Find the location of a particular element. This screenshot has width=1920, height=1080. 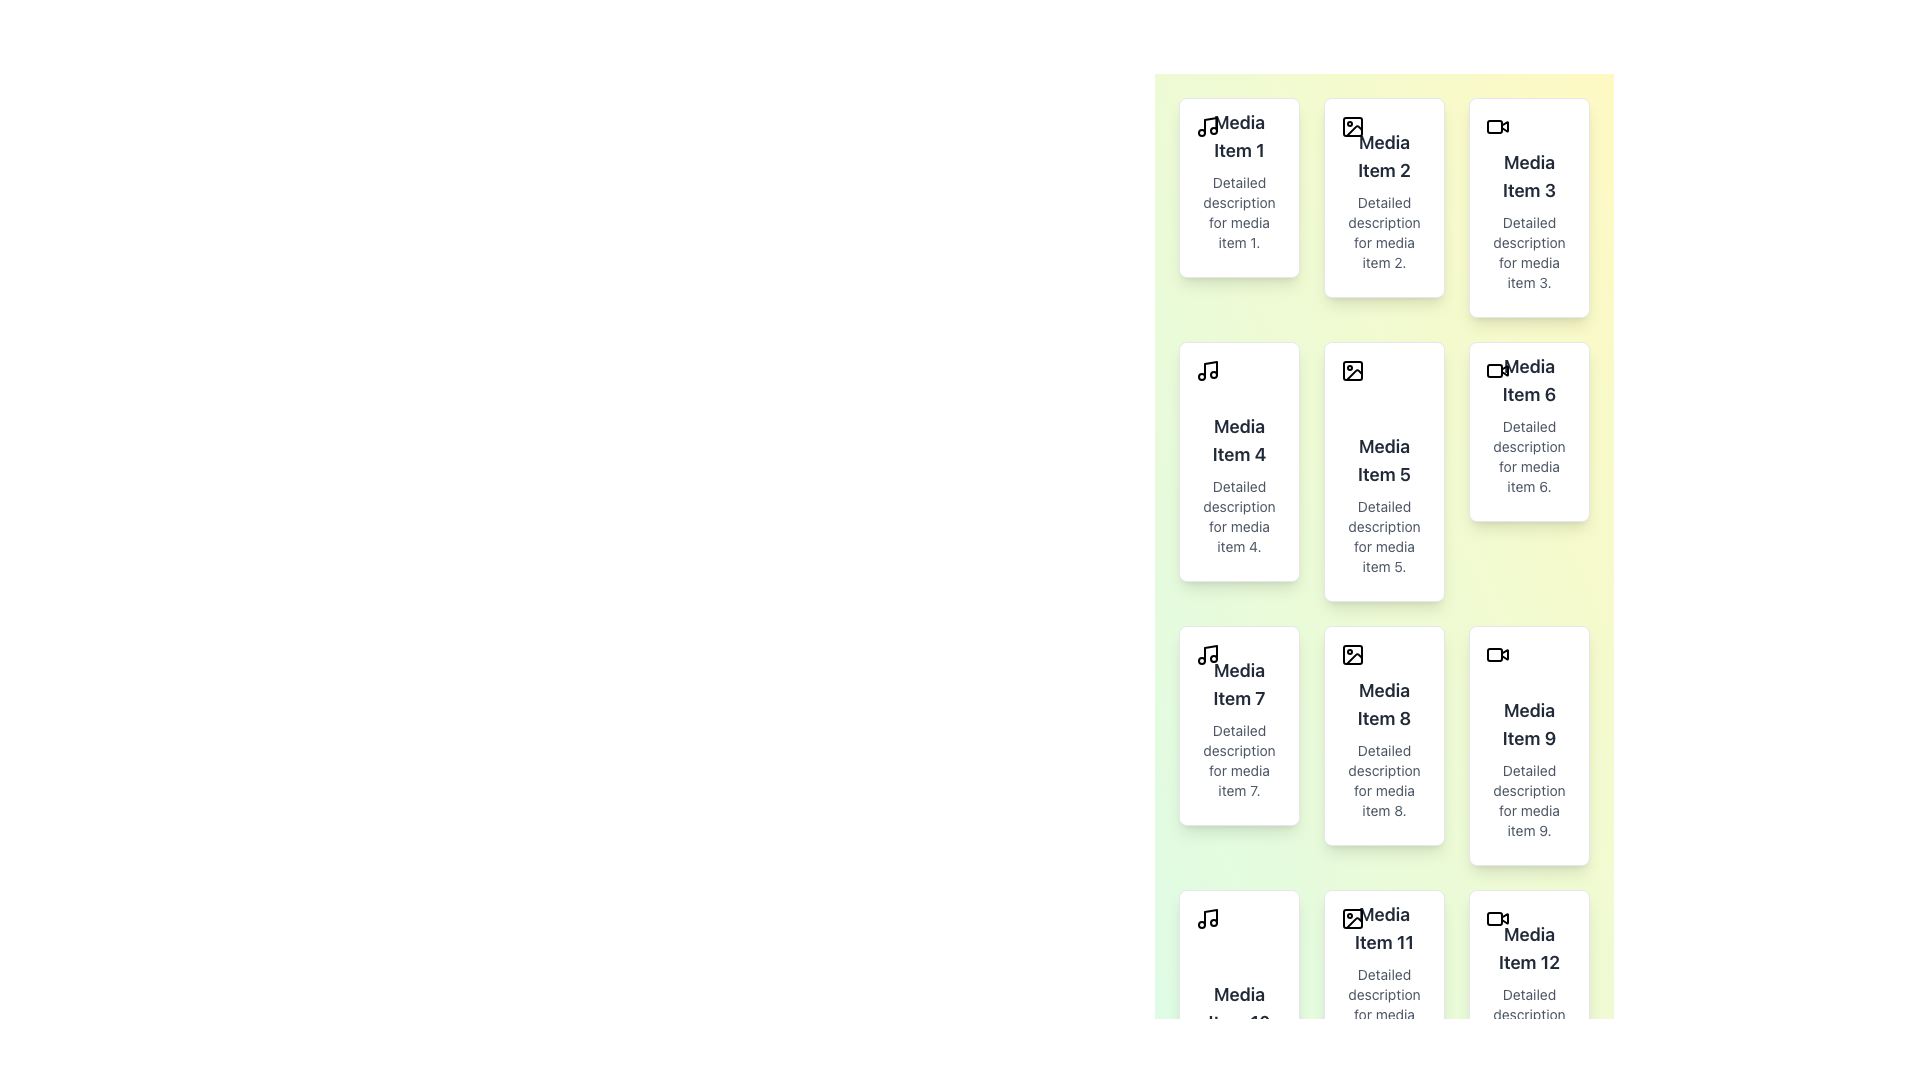

the video icon that visually denotes the content of 'Media Item 12', positioned at the top-left corner of its card is located at coordinates (1497, 918).